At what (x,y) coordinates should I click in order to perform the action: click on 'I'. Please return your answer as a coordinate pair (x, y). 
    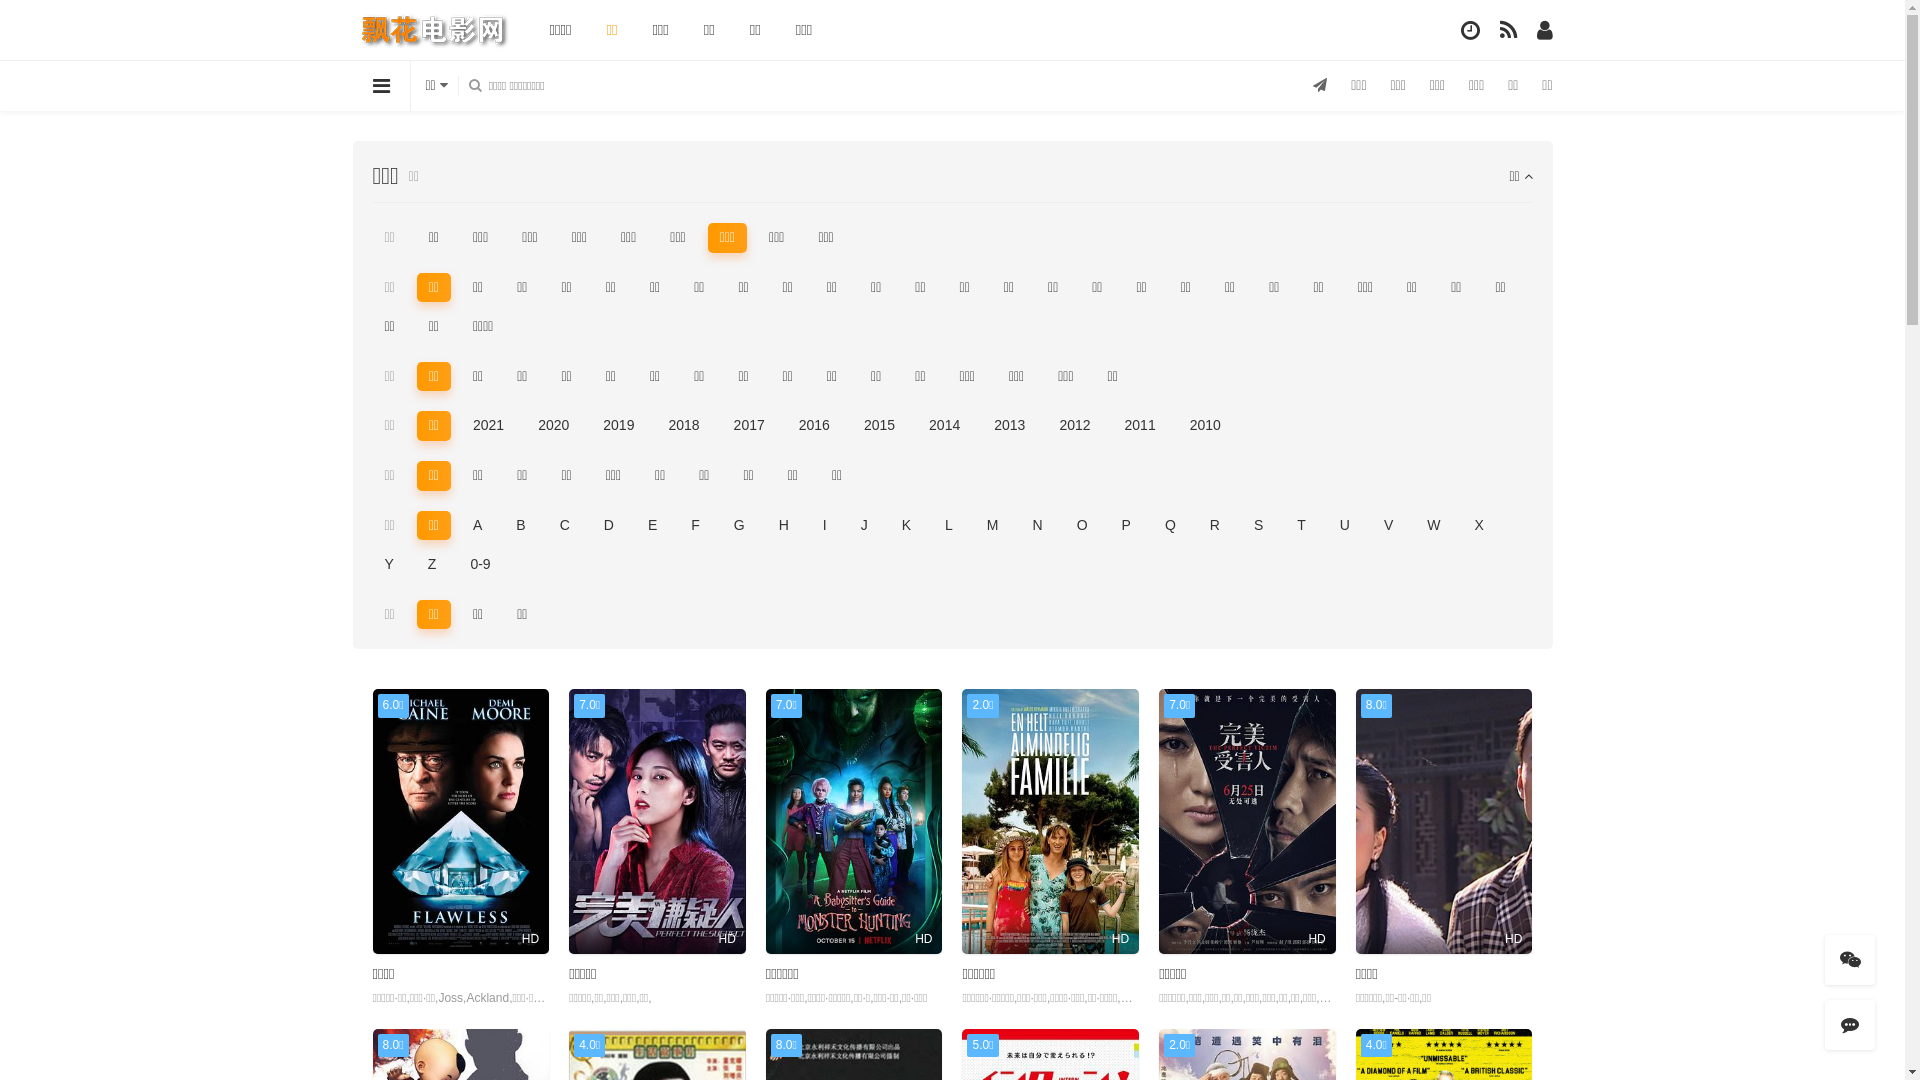
    Looking at the image, I should click on (825, 524).